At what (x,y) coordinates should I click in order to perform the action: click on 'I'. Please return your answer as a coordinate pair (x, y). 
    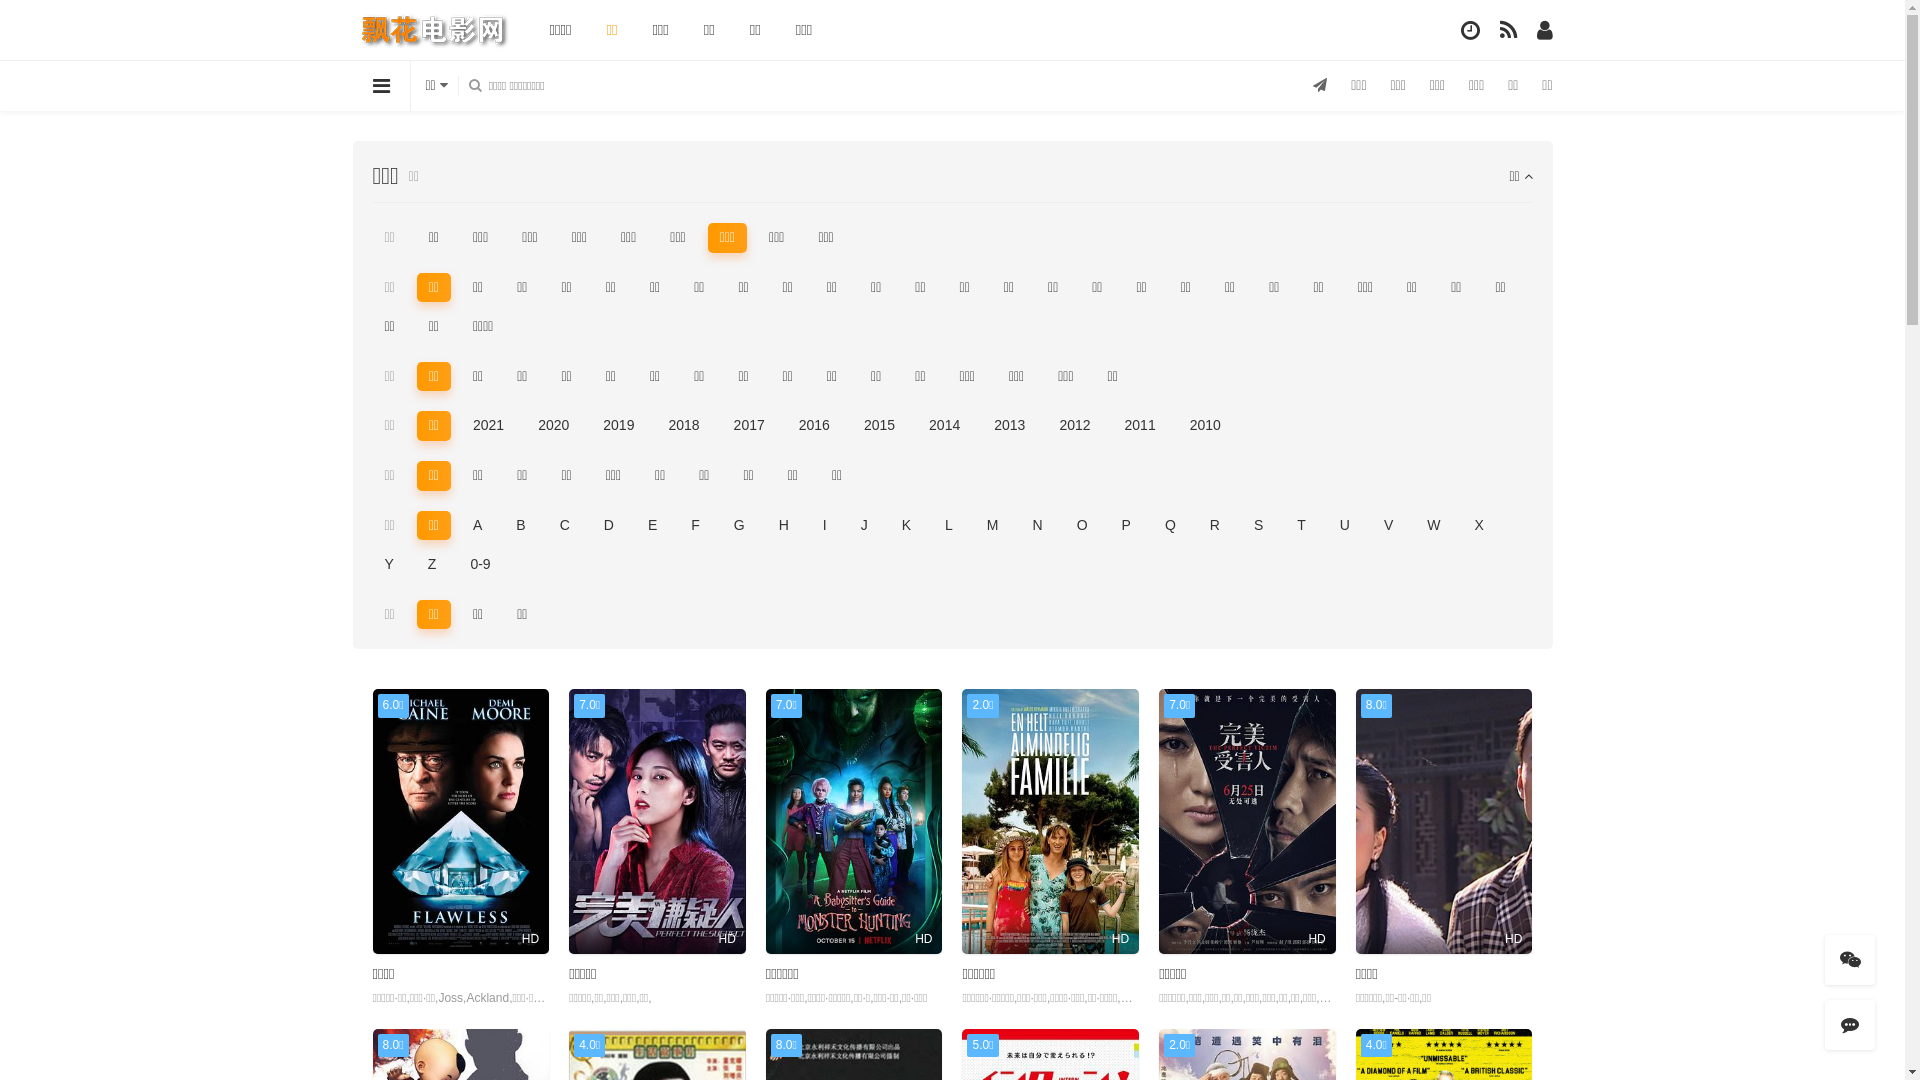
    Looking at the image, I should click on (825, 524).